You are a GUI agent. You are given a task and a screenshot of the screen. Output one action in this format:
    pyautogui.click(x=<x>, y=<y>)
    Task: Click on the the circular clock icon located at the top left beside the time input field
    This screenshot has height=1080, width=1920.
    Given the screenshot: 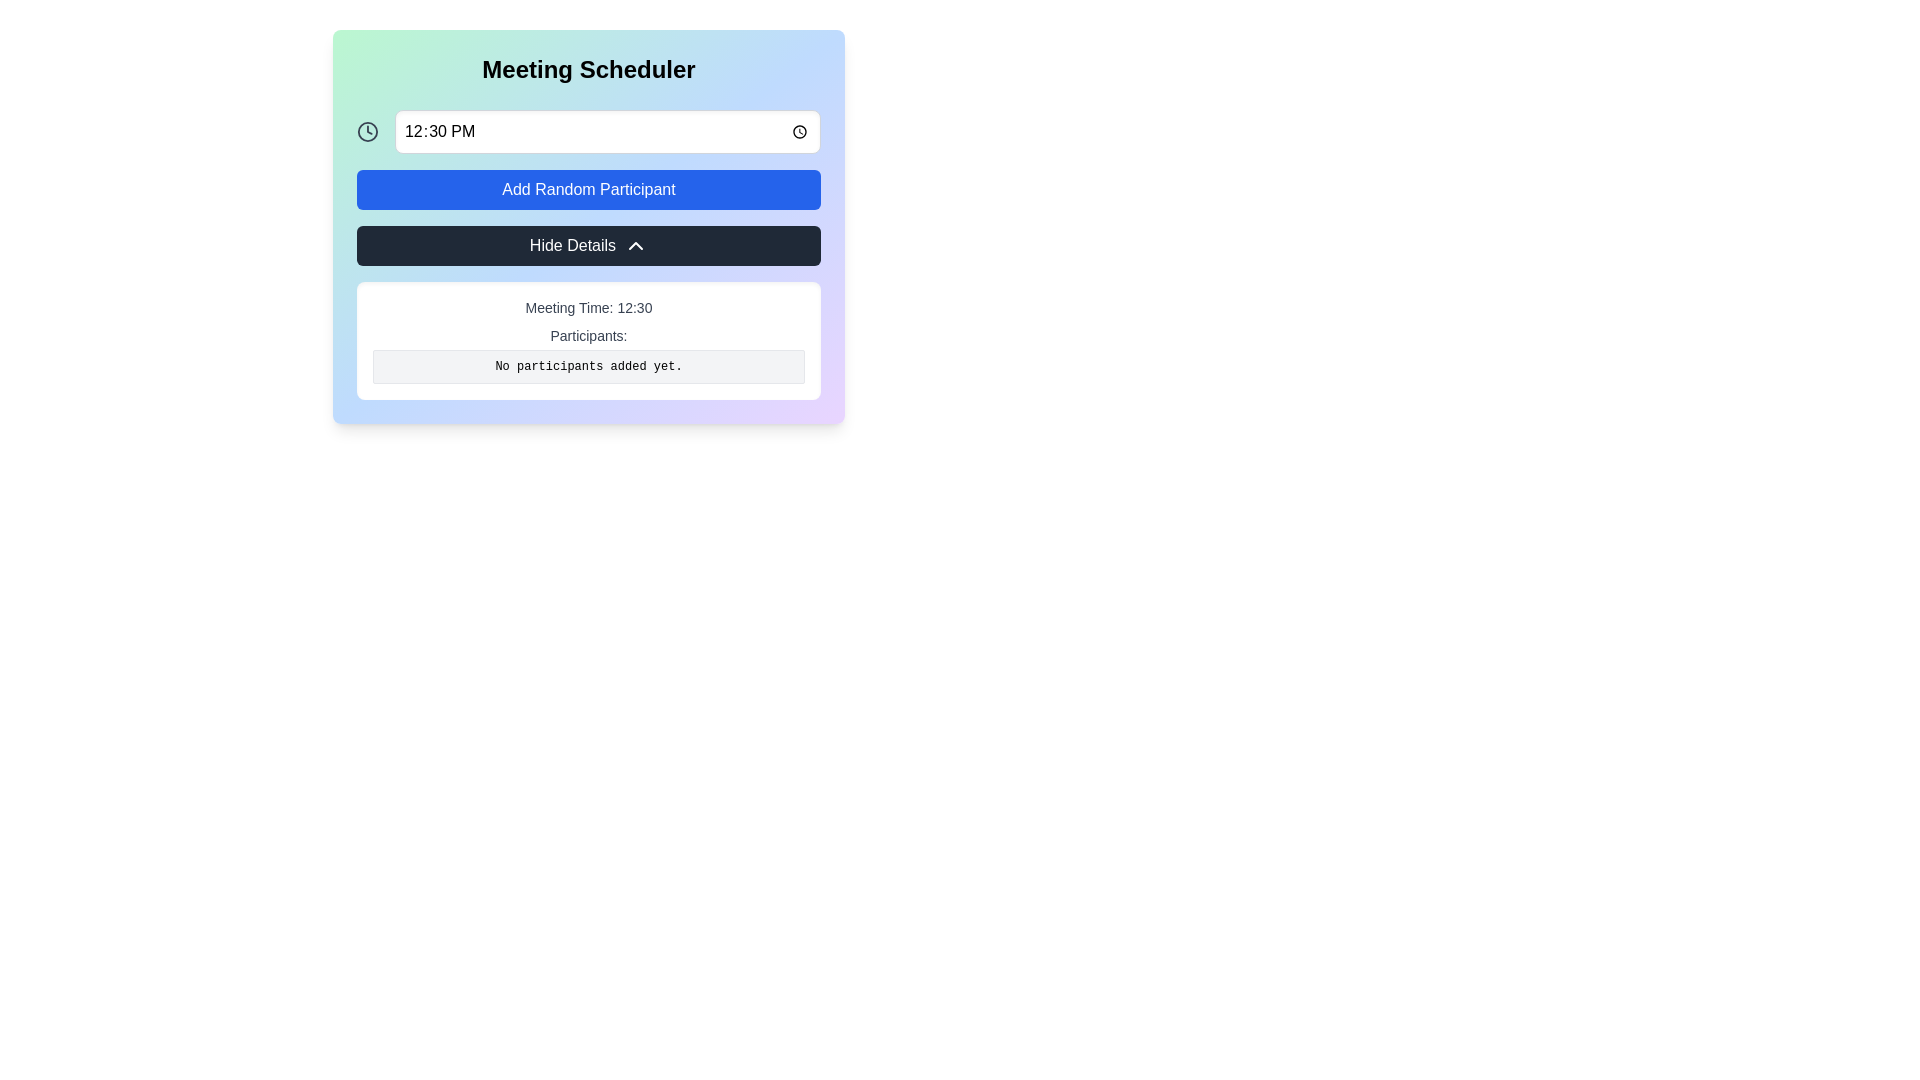 What is the action you would take?
    pyautogui.click(x=368, y=131)
    